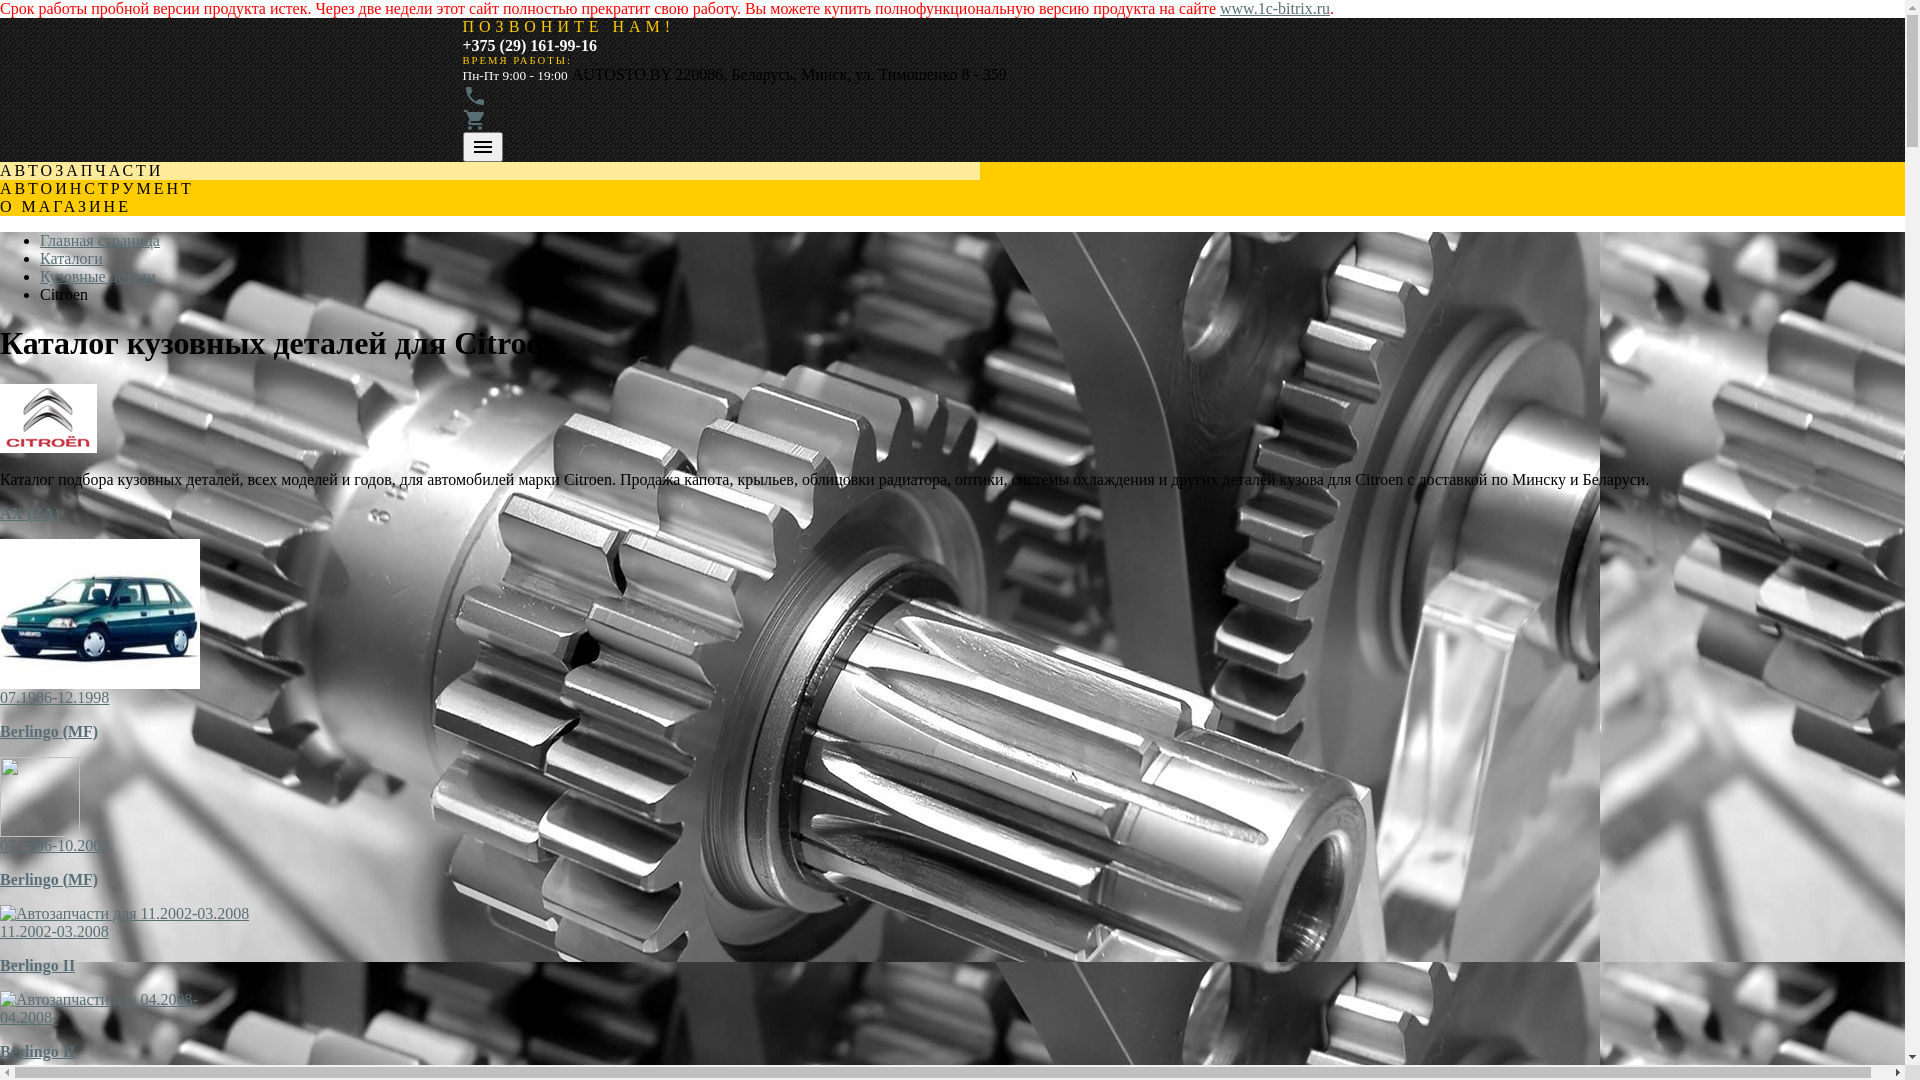  What do you see at coordinates (481, 145) in the screenshot?
I see `'menu'` at bounding box center [481, 145].